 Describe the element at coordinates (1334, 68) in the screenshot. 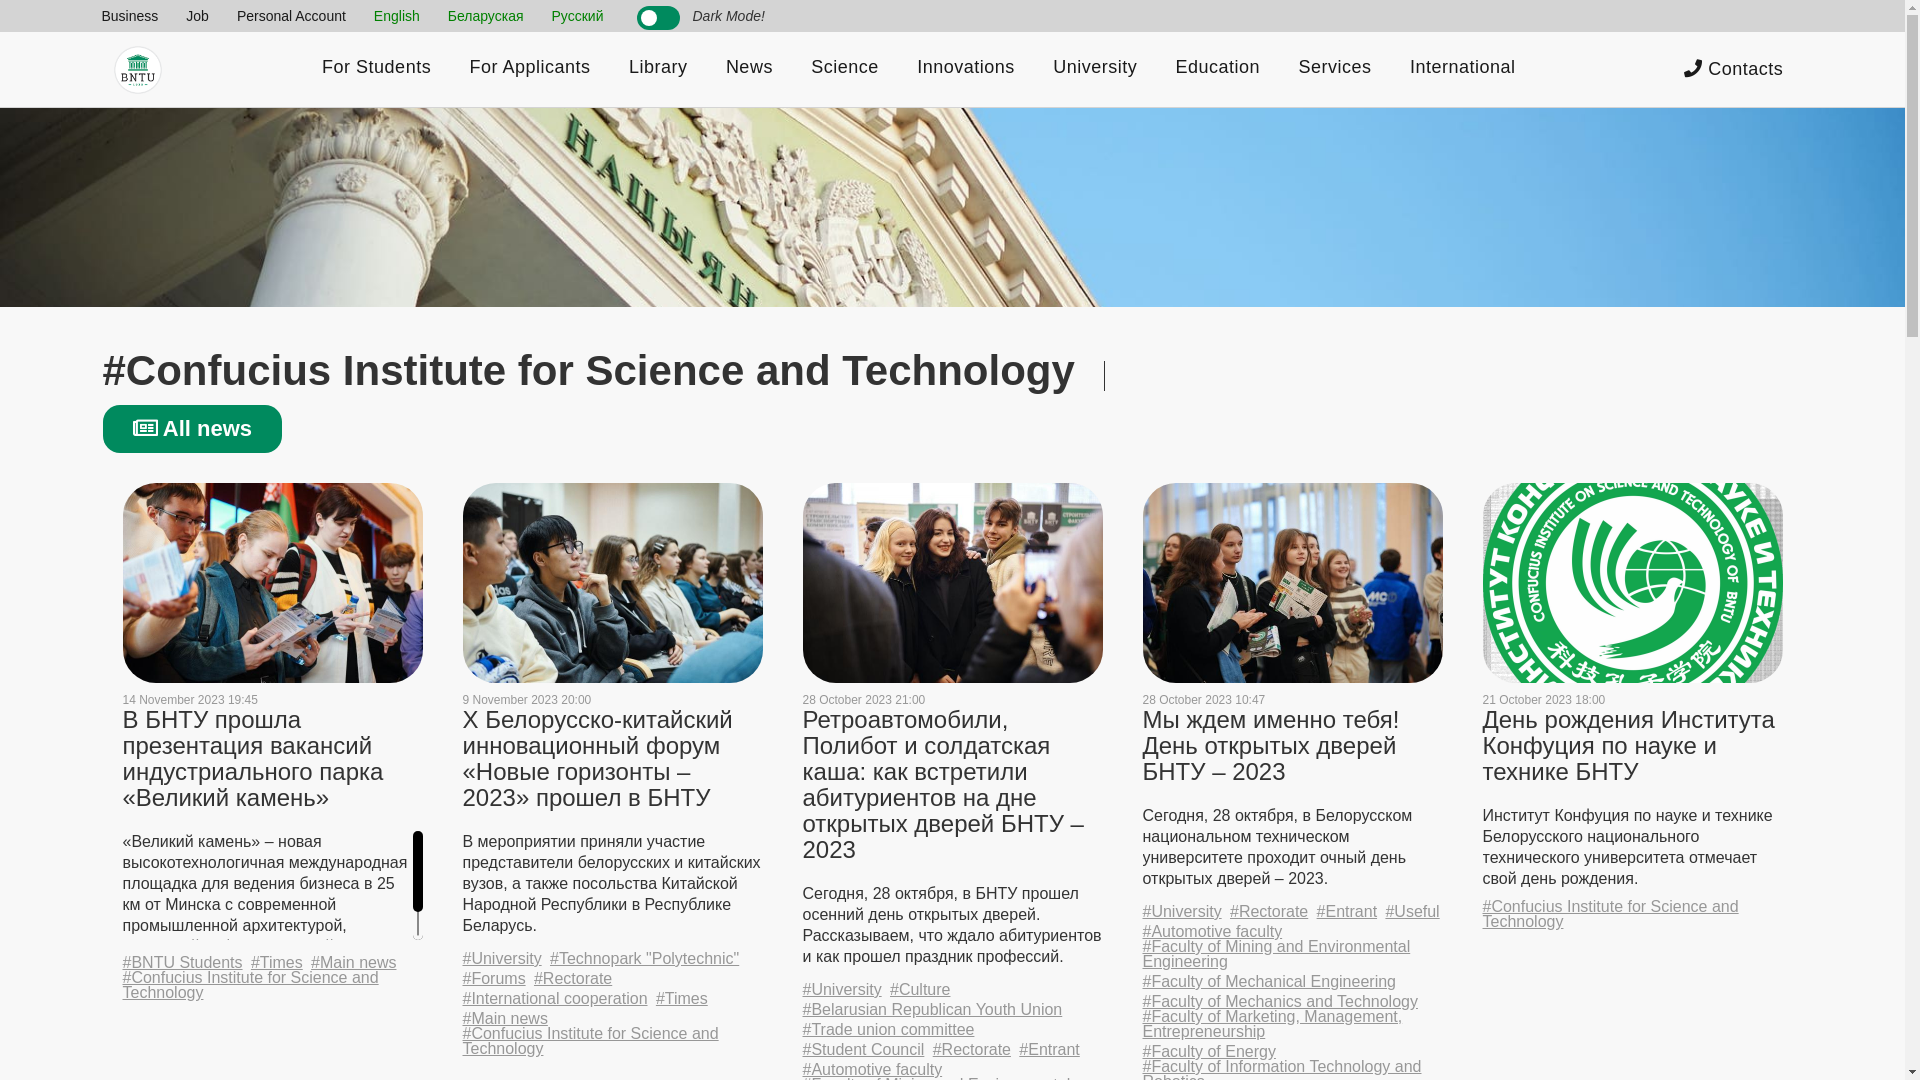

I see `'Services'` at that location.